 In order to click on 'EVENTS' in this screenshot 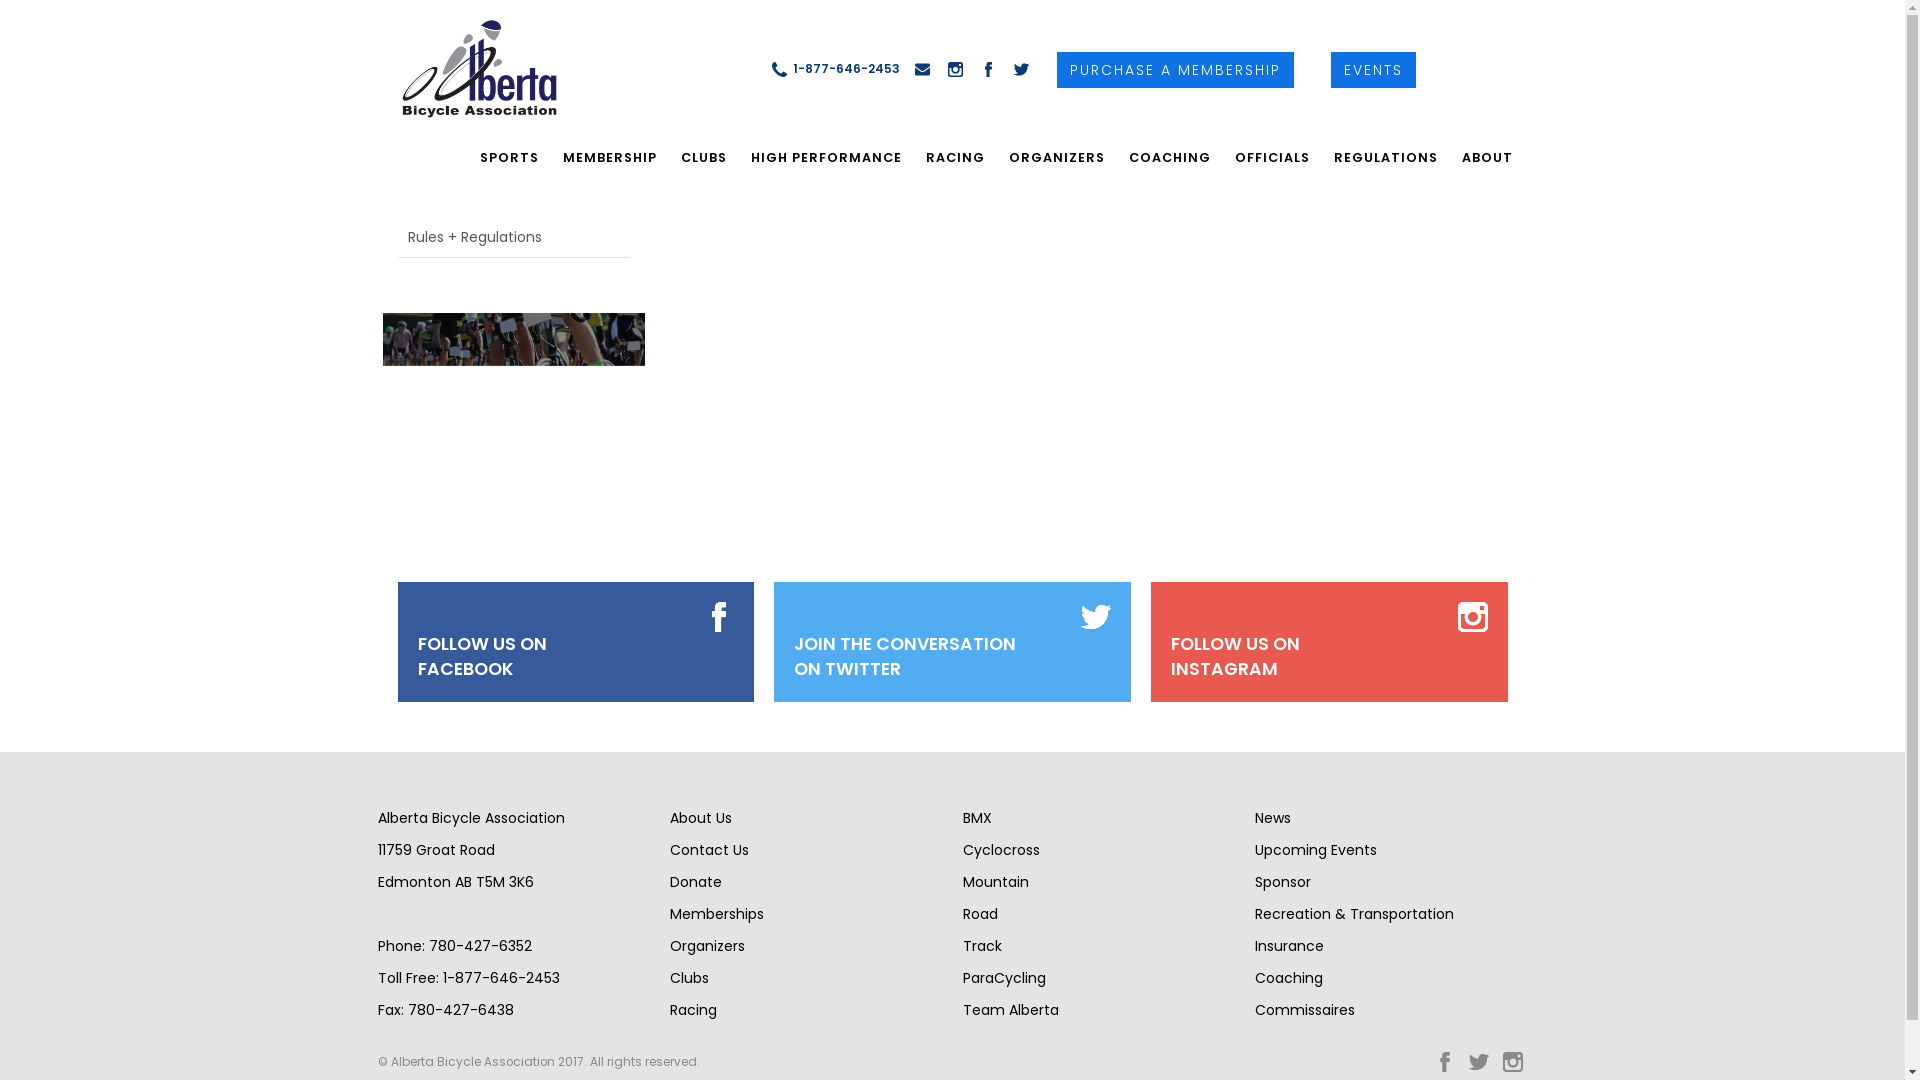, I will do `click(1372, 68)`.